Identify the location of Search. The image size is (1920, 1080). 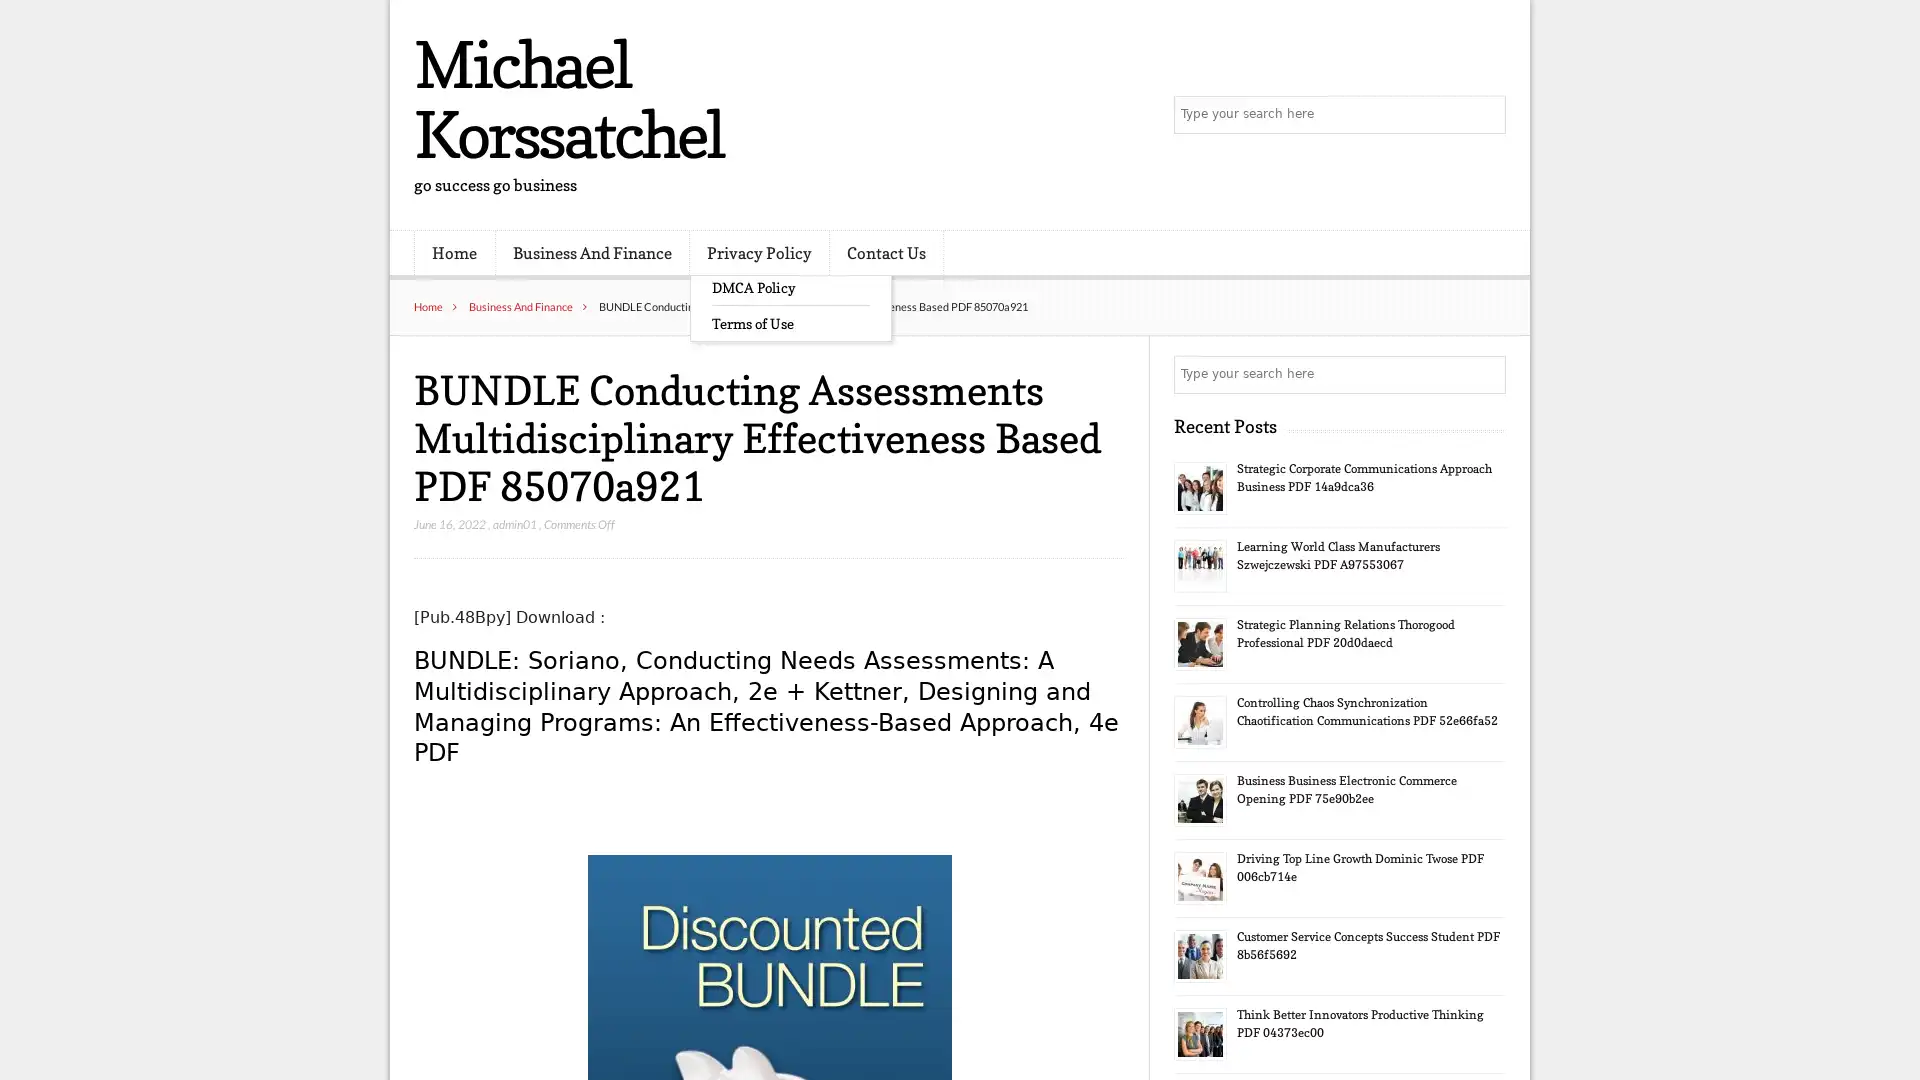
(1485, 374).